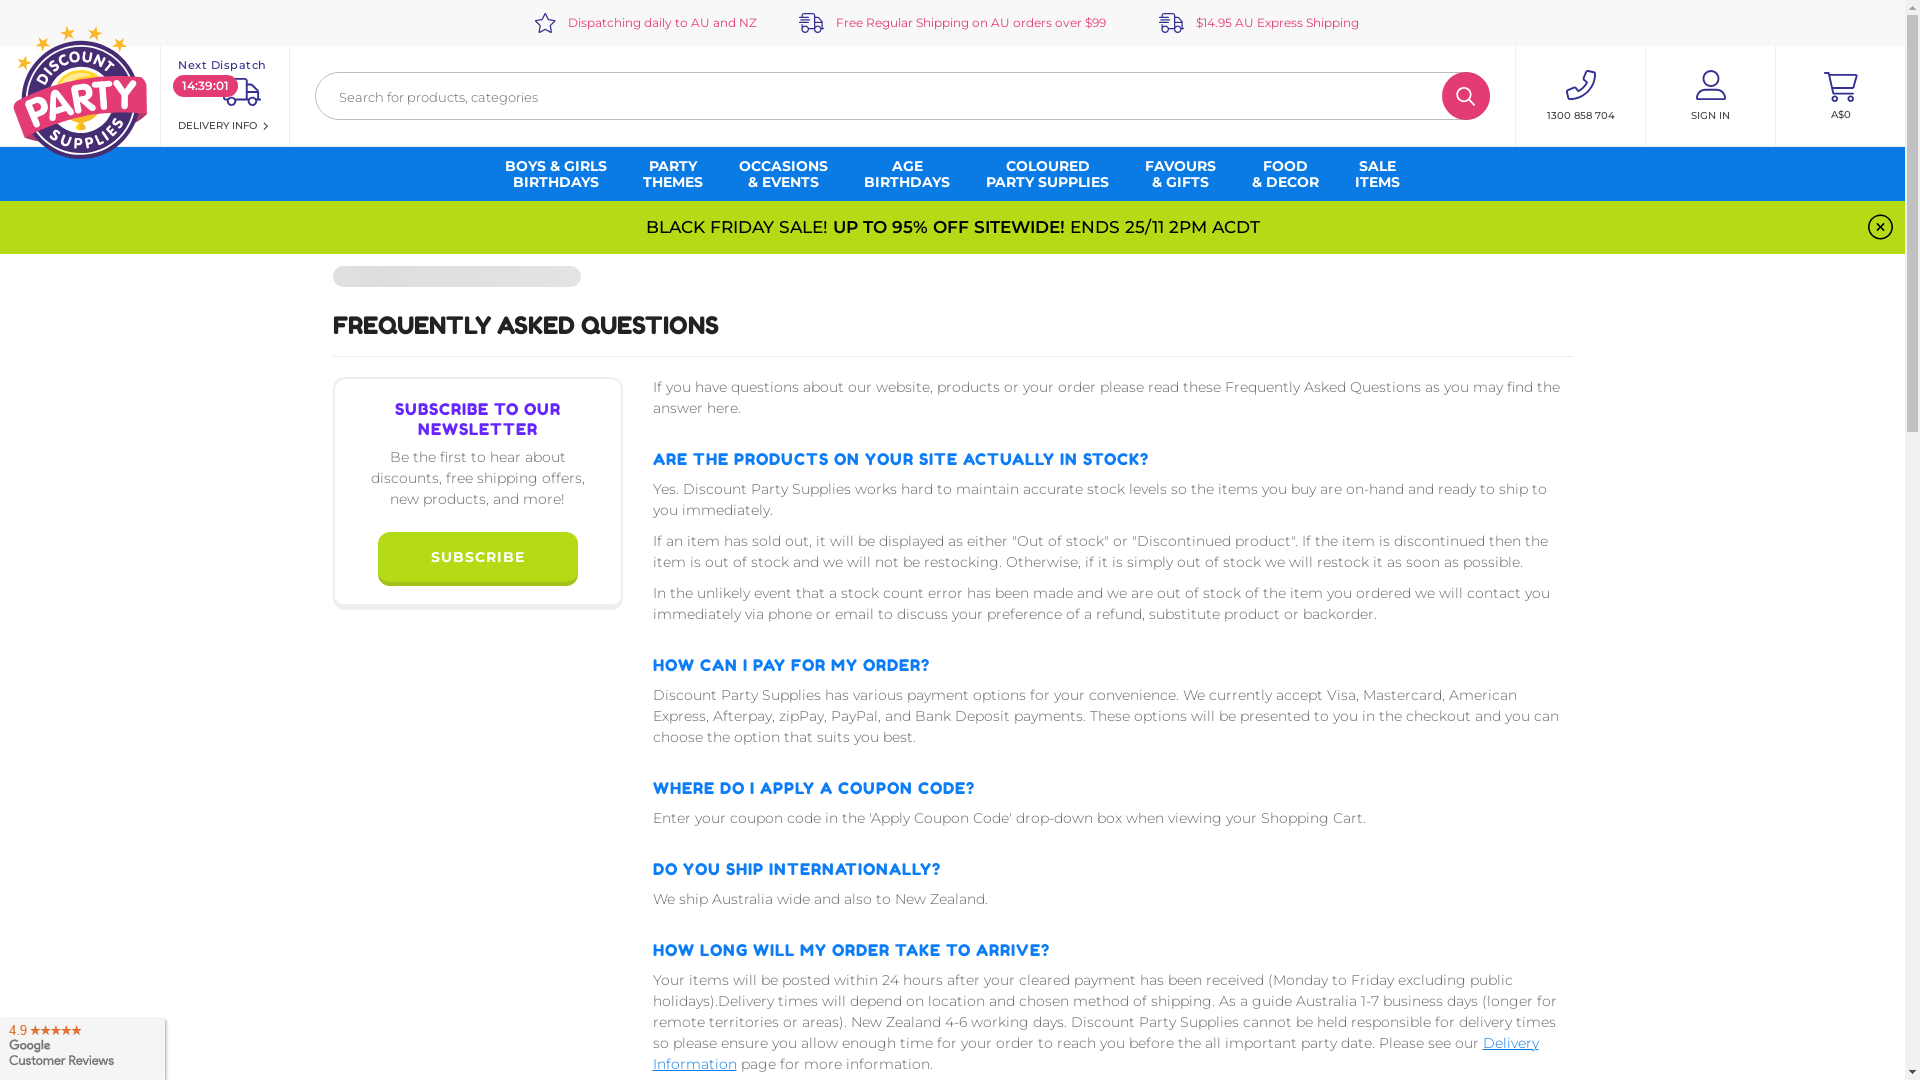 The width and height of the screenshot is (1920, 1080). What do you see at coordinates (782, 172) in the screenshot?
I see `'OCCASIONS` at bounding box center [782, 172].